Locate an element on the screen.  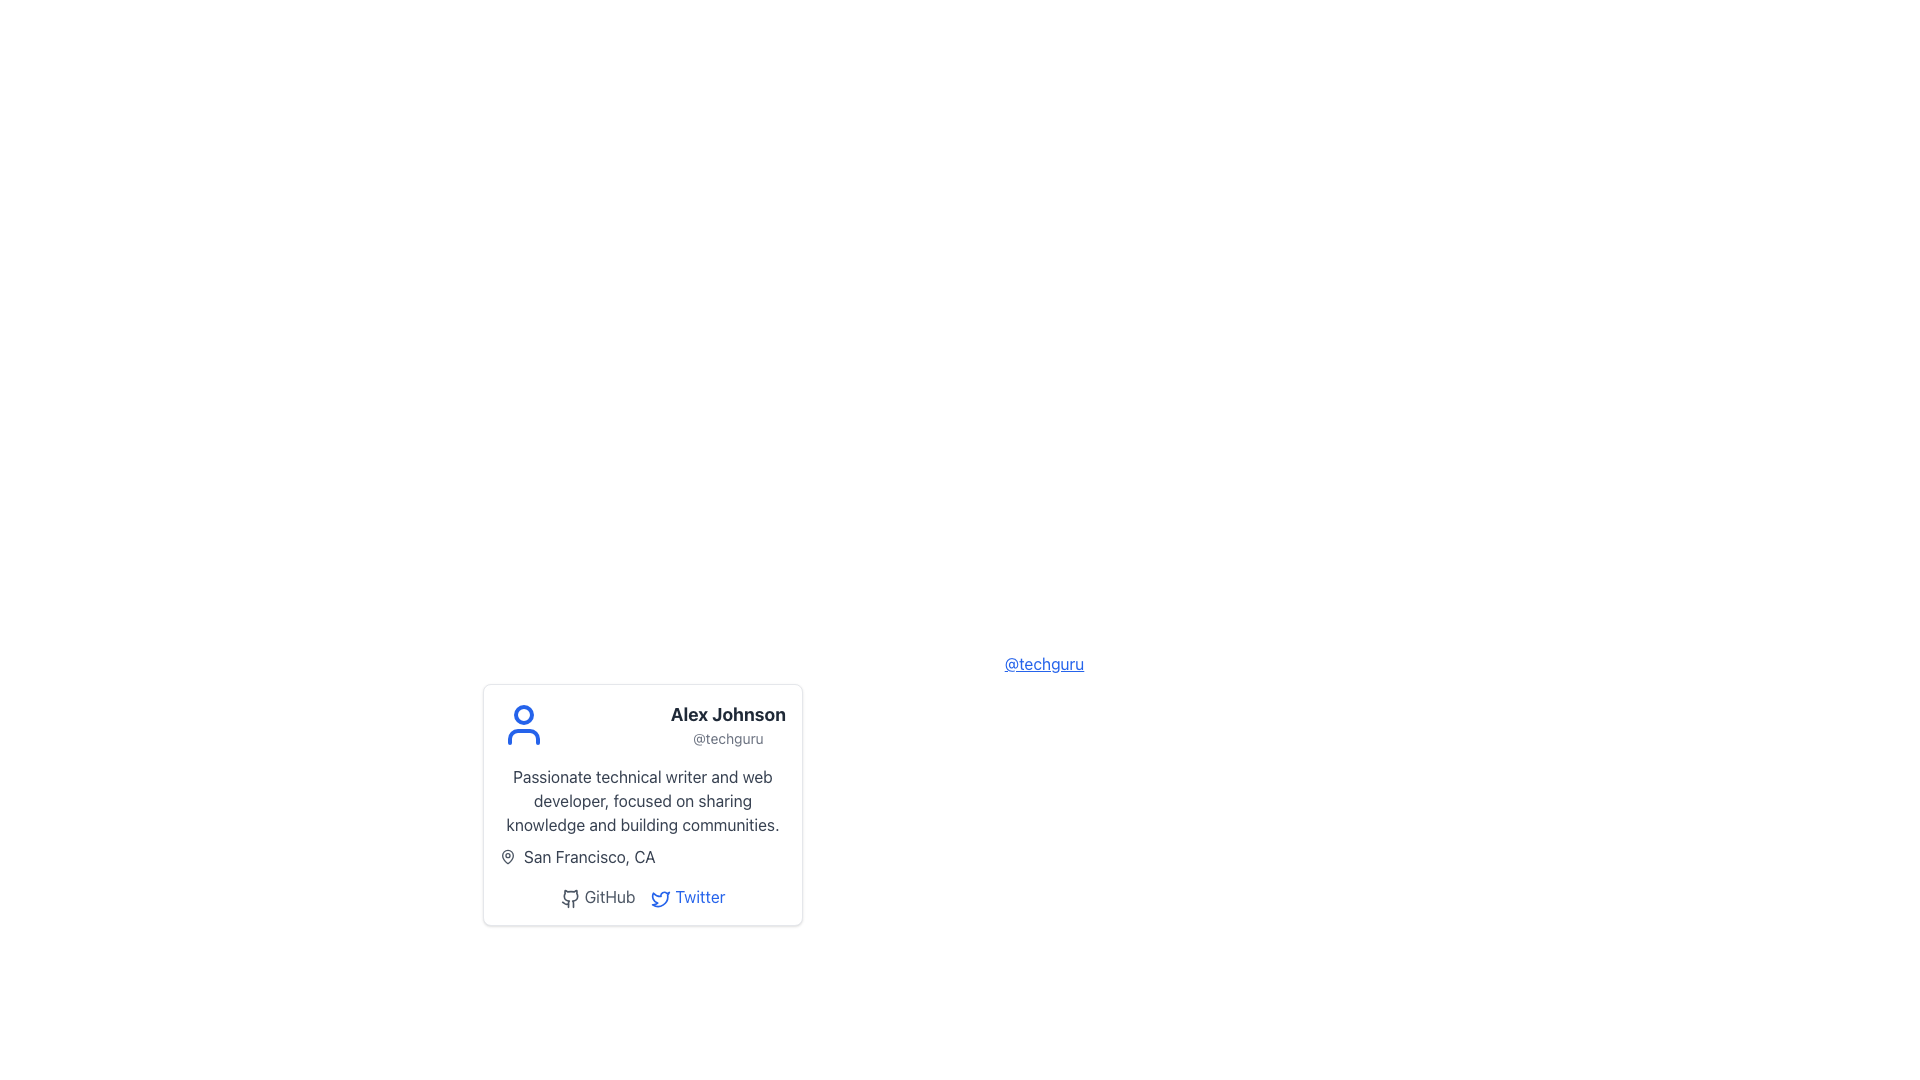
the first hyperlink in the horizontal series at the bottom of the user profile card is located at coordinates (596, 896).